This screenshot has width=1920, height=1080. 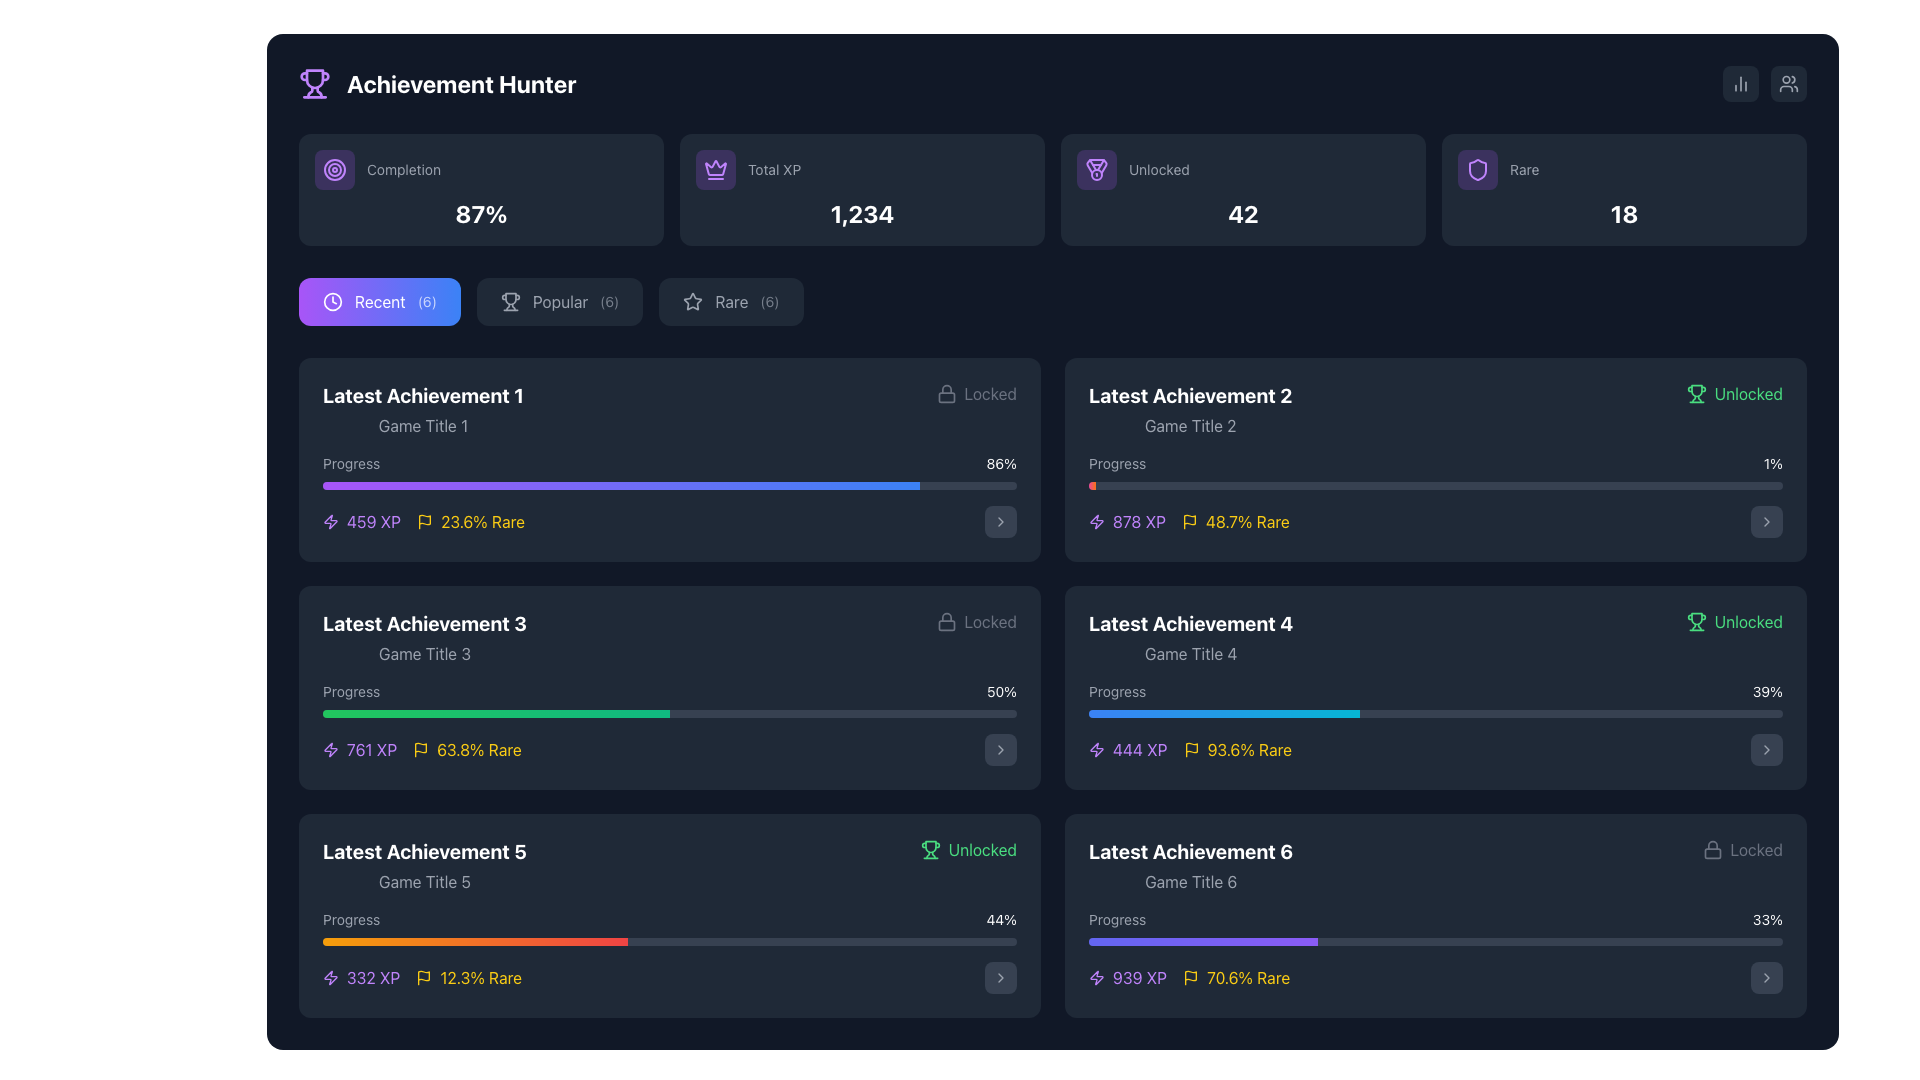 What do you see at coordinates (1478, 168) in the screenshot?
I see `the shield icon with a purple outline located to the left of the 'Rare' text label in the top-right area of the interface` at bounding box center [1478, 168].